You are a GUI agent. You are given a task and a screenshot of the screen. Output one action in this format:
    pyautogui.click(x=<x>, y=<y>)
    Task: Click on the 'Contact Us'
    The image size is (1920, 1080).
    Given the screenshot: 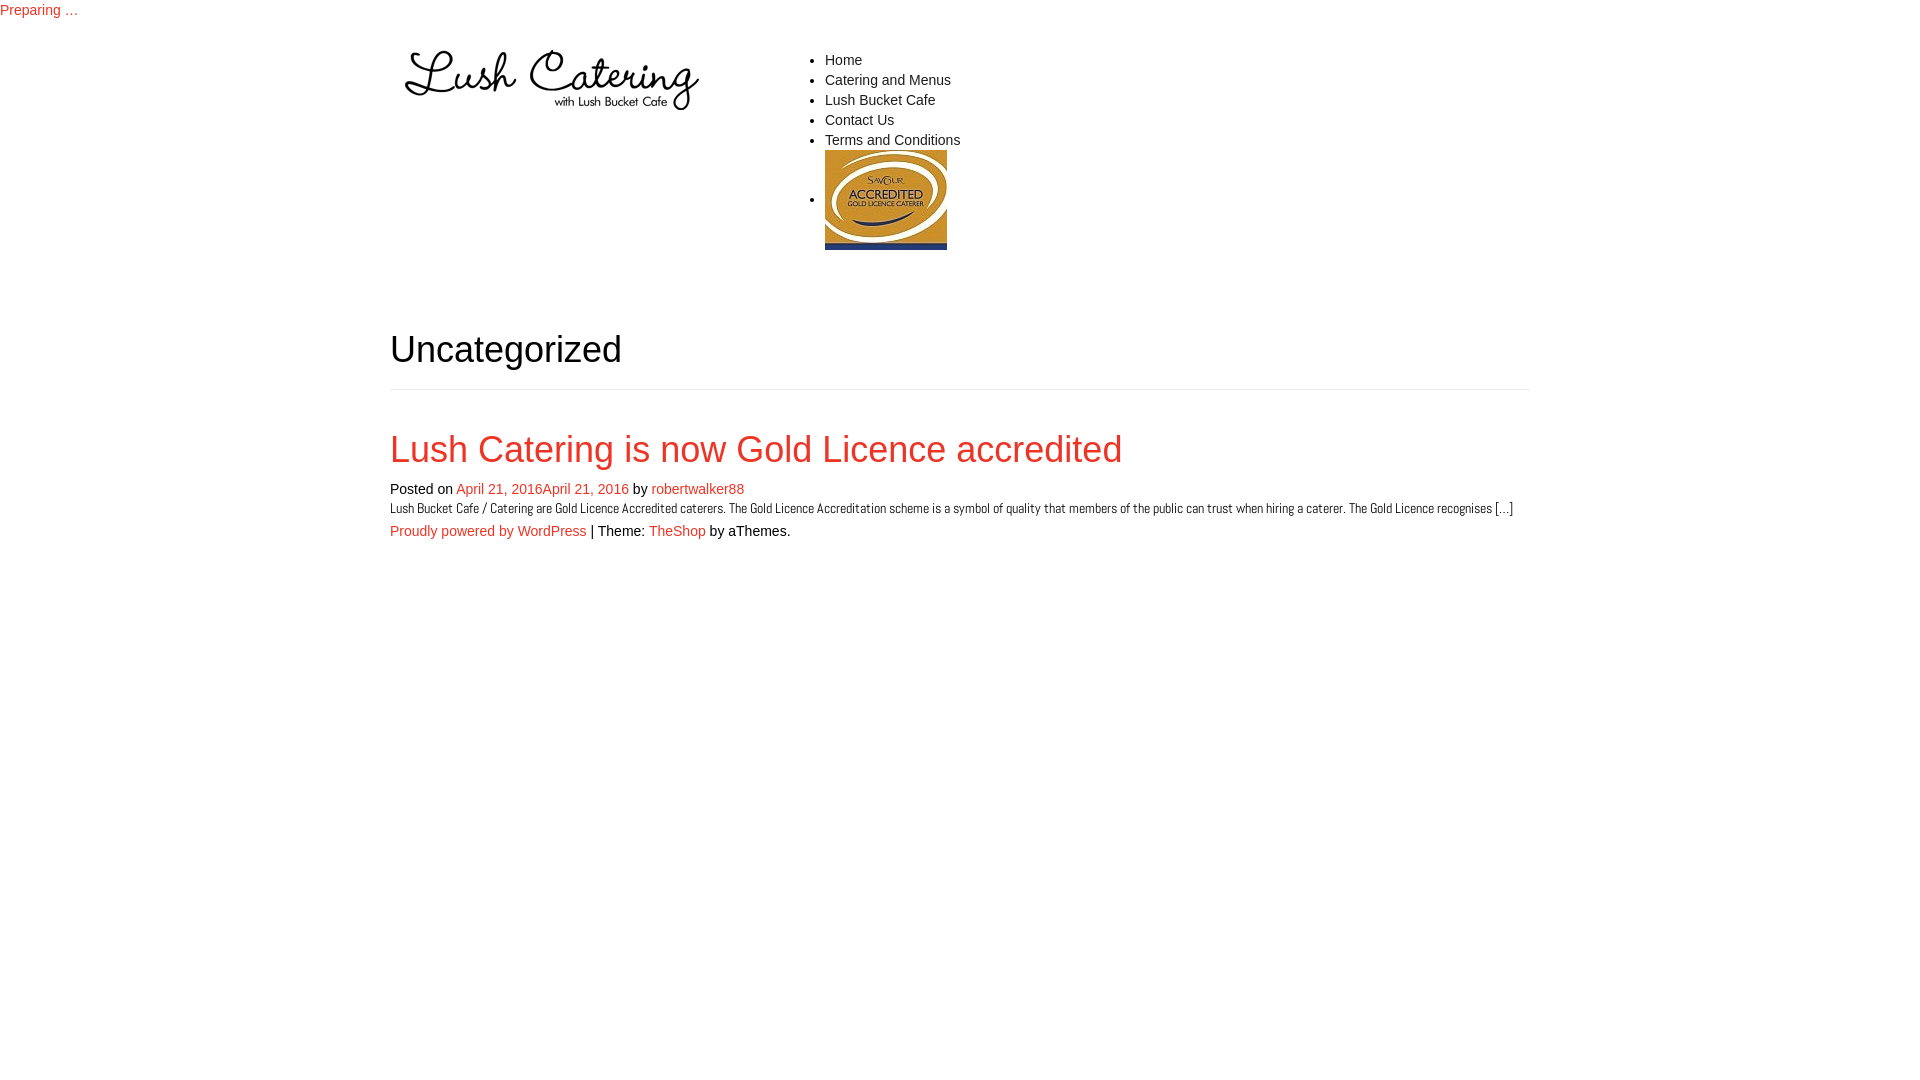 What is the action you would take?
    pyautogui.click(x=859, y=119)
    